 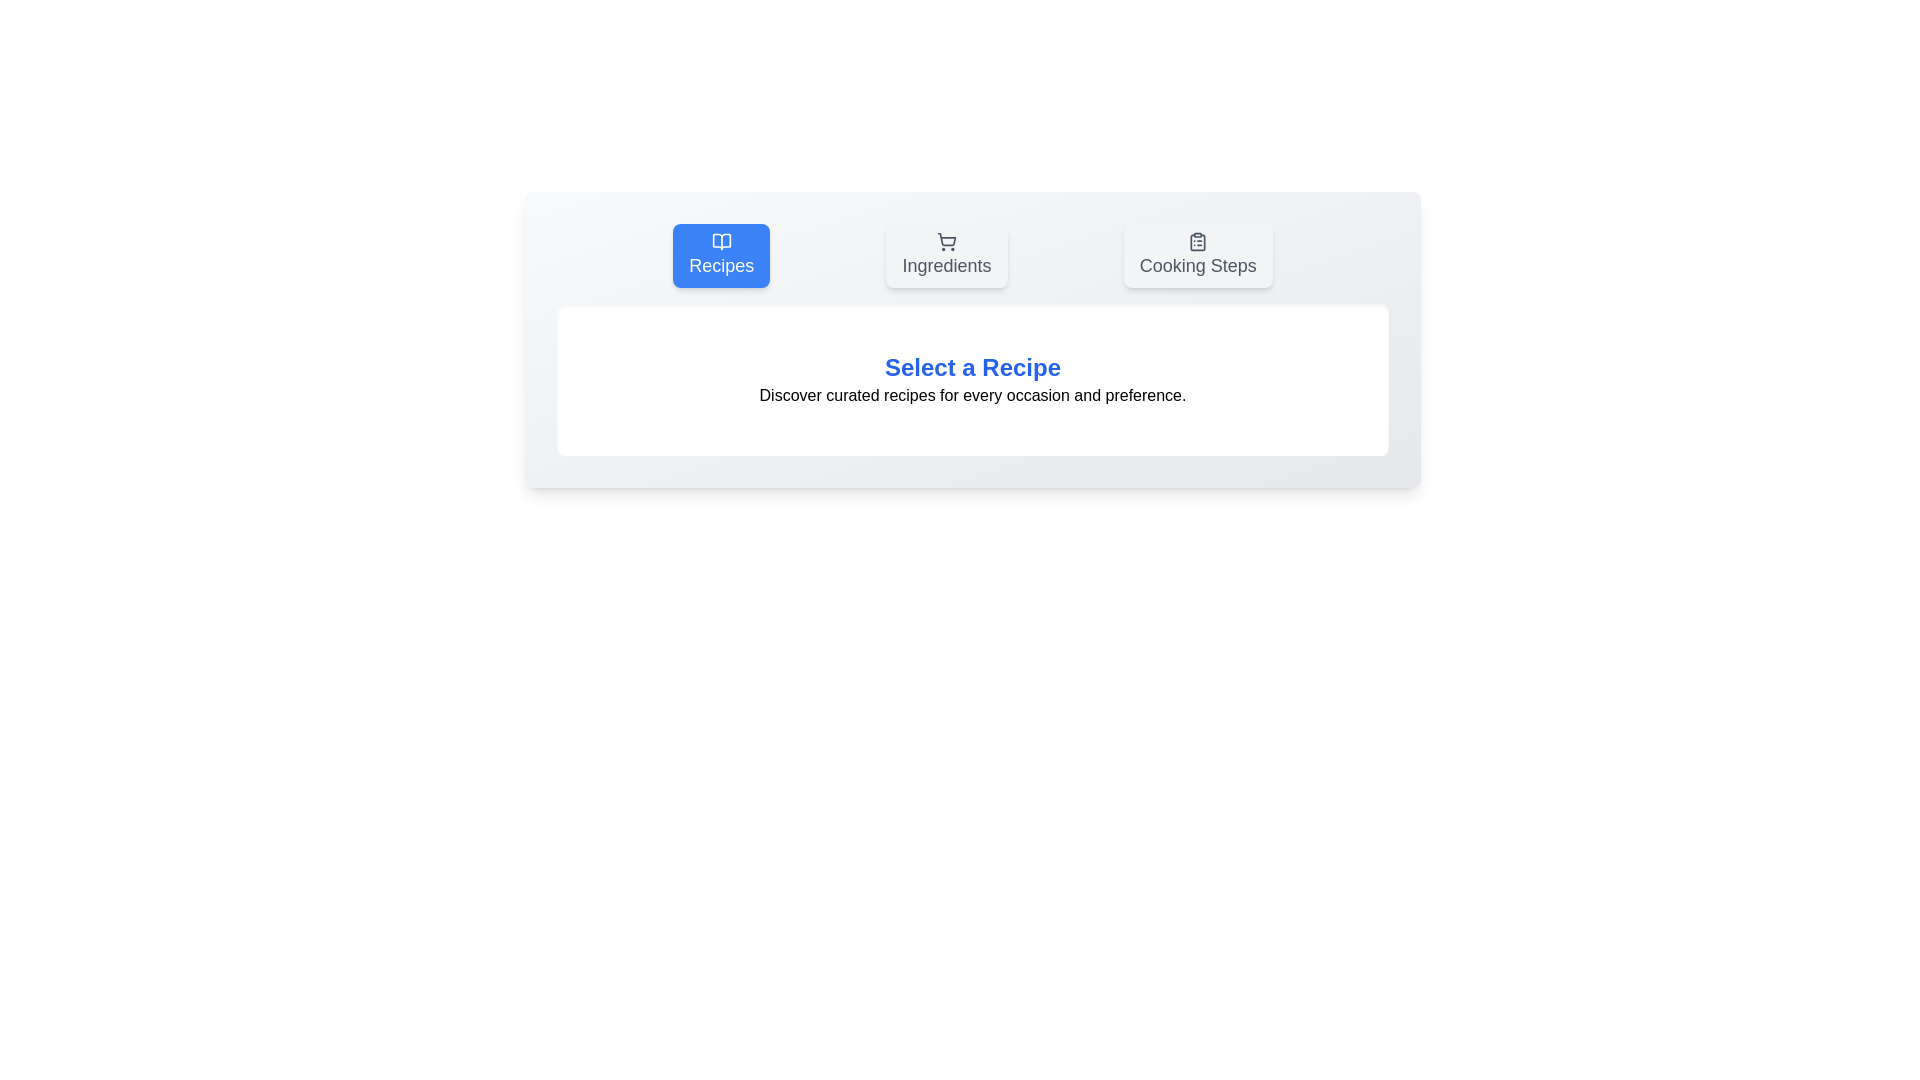 I want to click on the tab labeled Recipes to observe its hover effect, so click(x=720, y=254).